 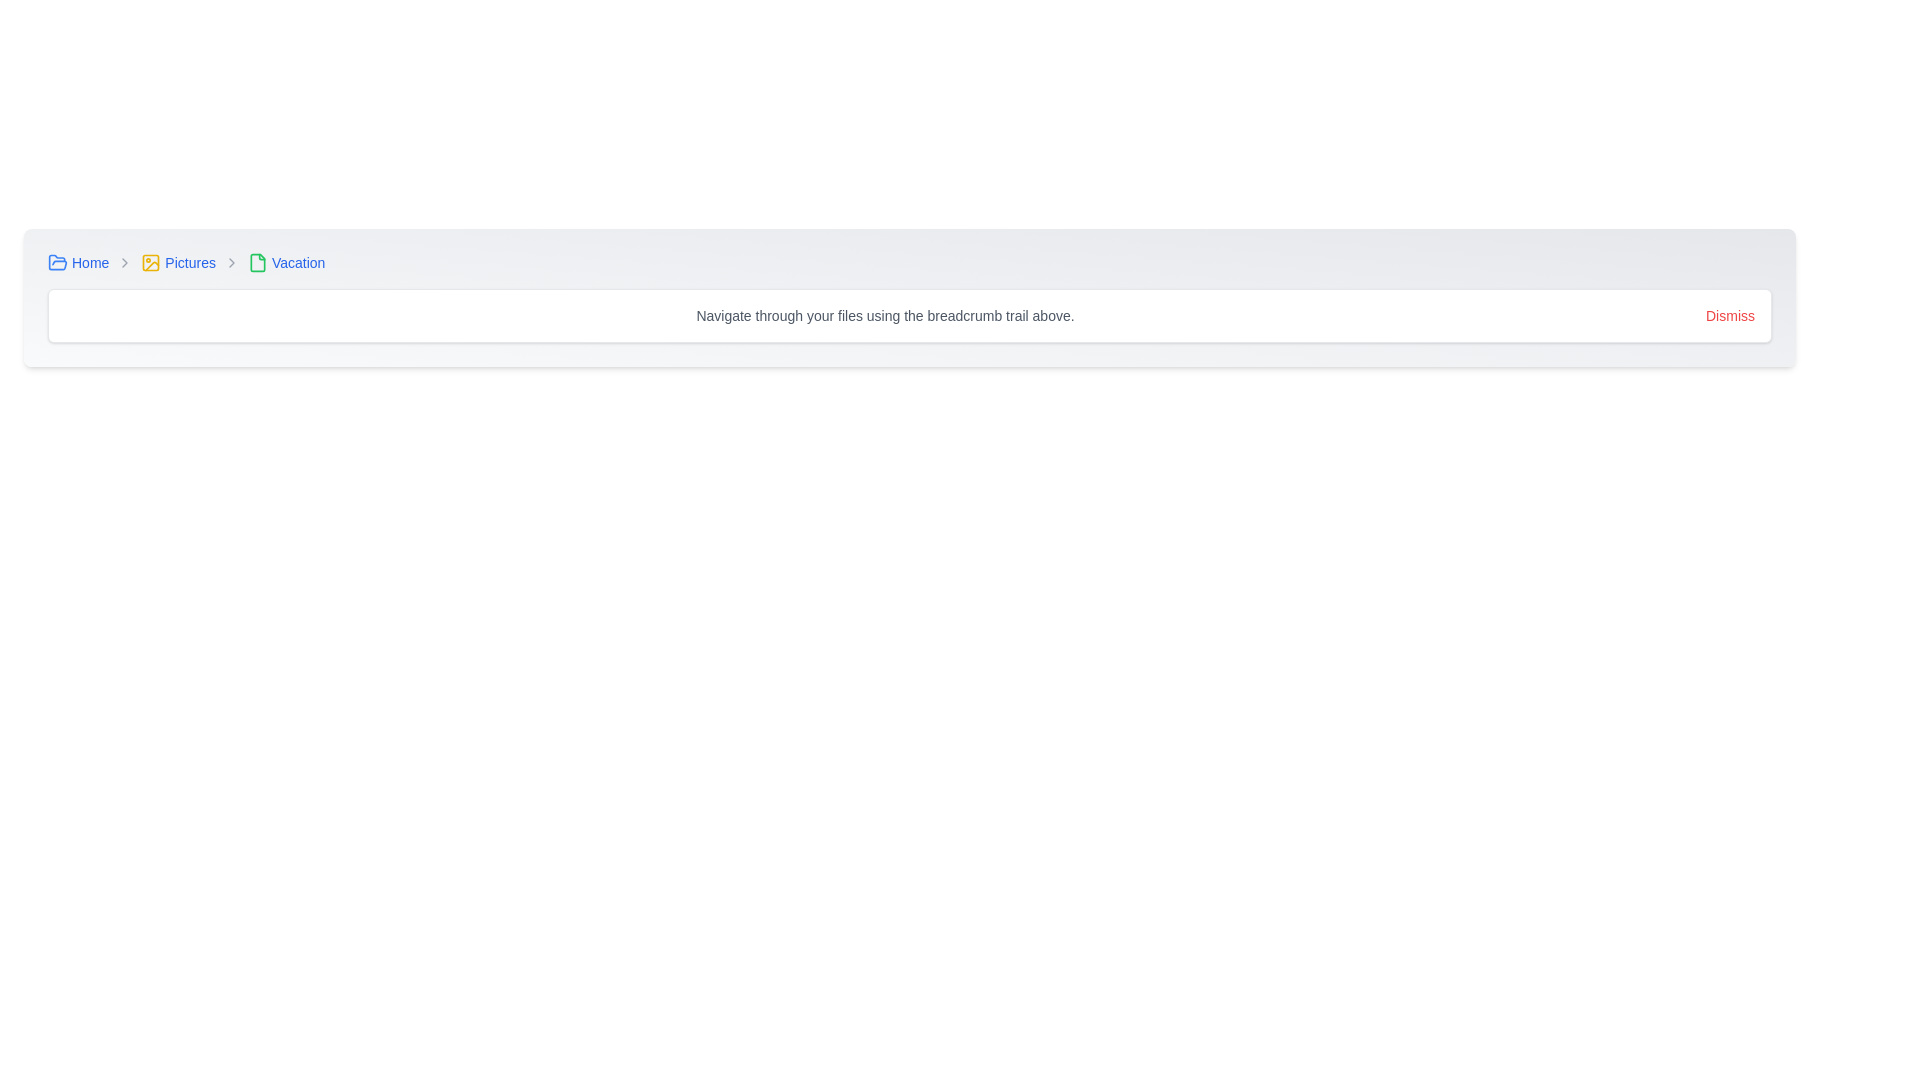 What do you see at coordinates (190, 261) in the screenshot?
I see `the 'Pictures' text label in the breadcrumb navigation bar` at bounding box center [190, 261].